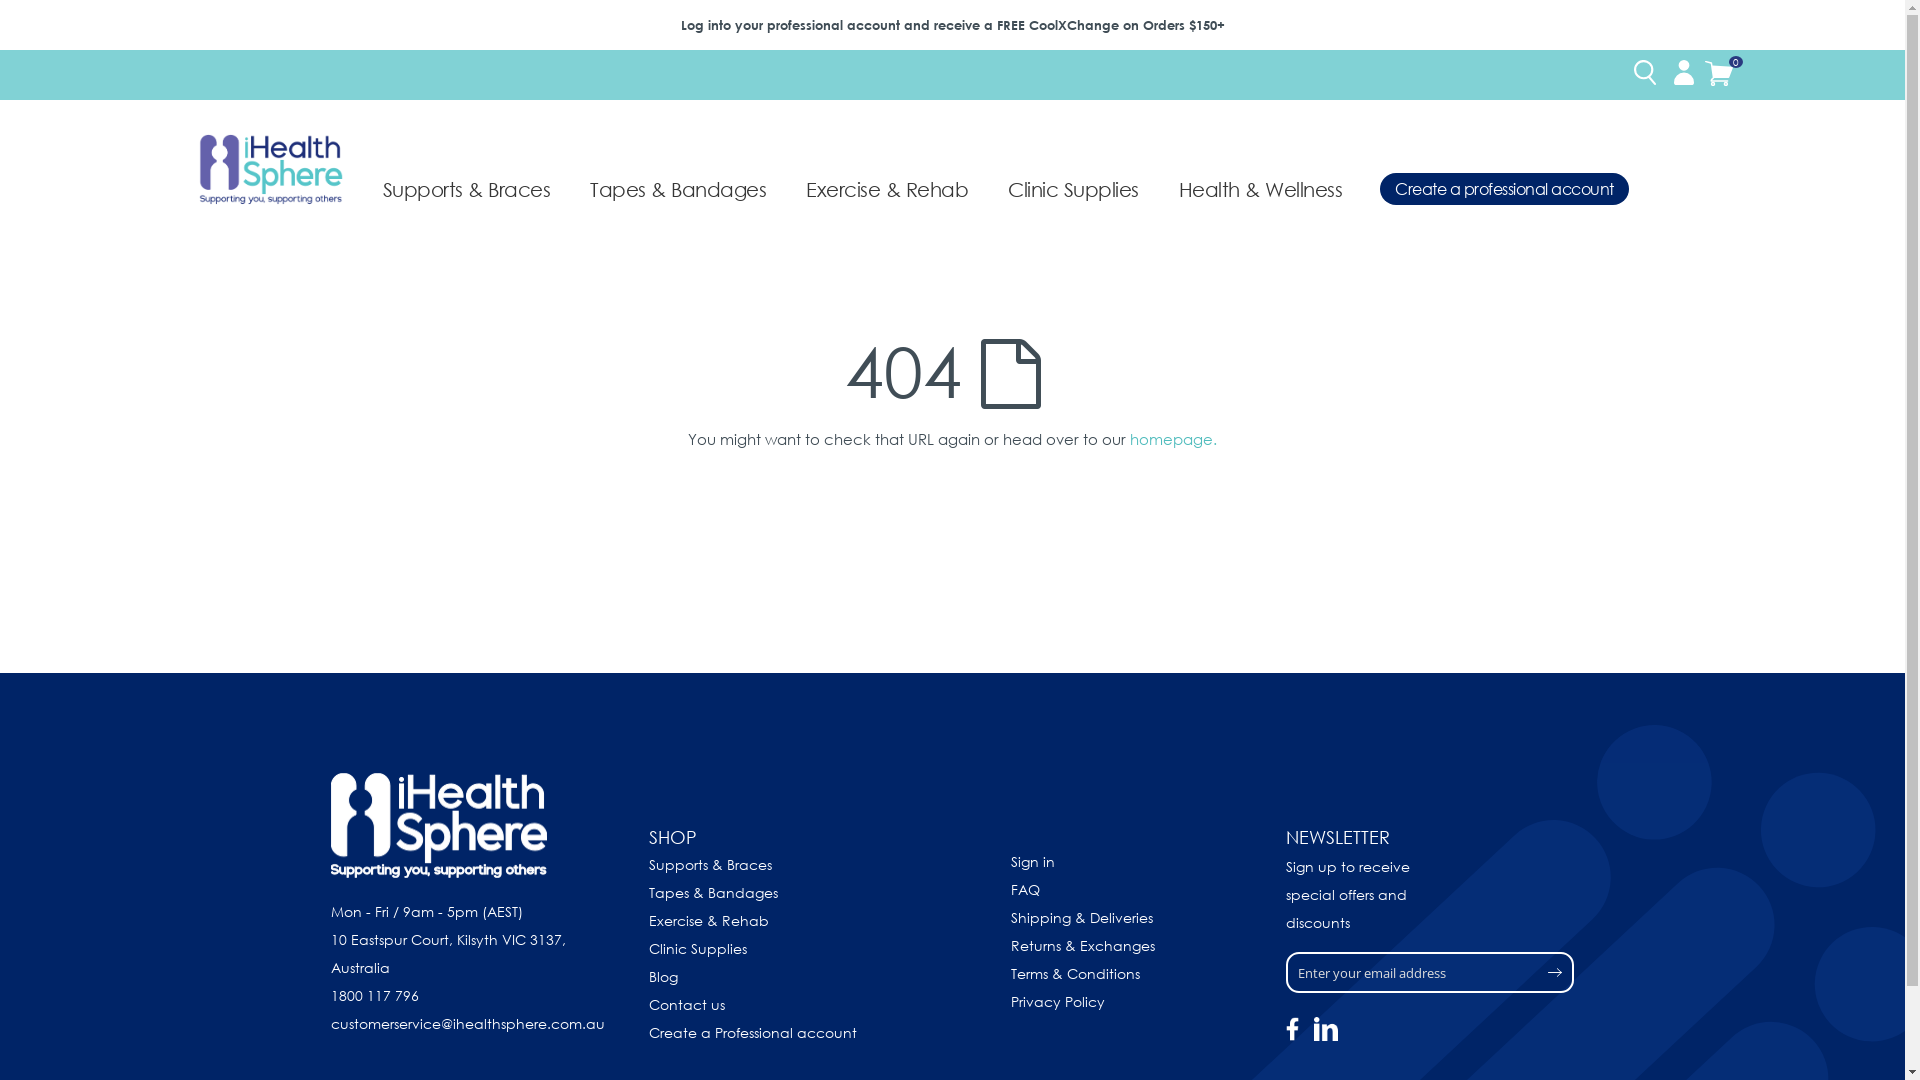 This screenshot has height=1080, width=1920. I want to click on 'Clinic Supplies', so click(697, 947).